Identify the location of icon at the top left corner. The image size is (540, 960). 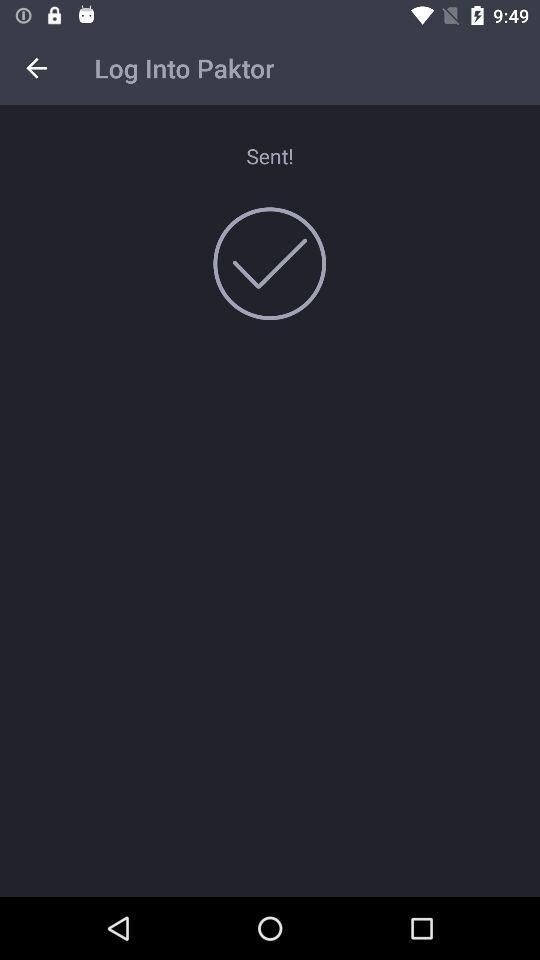
(36, 68).